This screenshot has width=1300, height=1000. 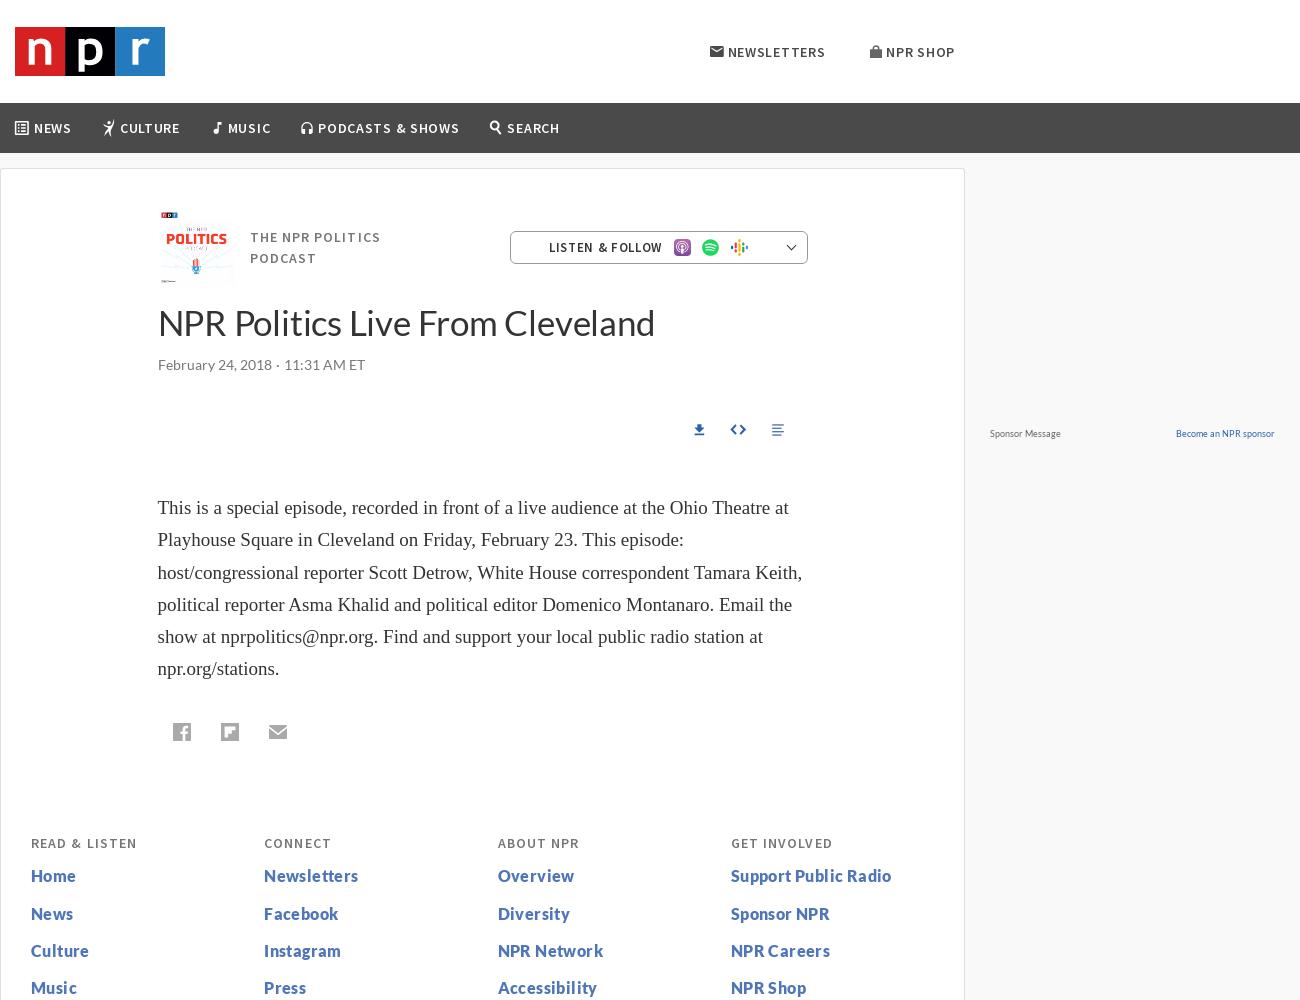 I want to click on 'NPR Politics Live From Cleveland', so click(x=405, y=321).